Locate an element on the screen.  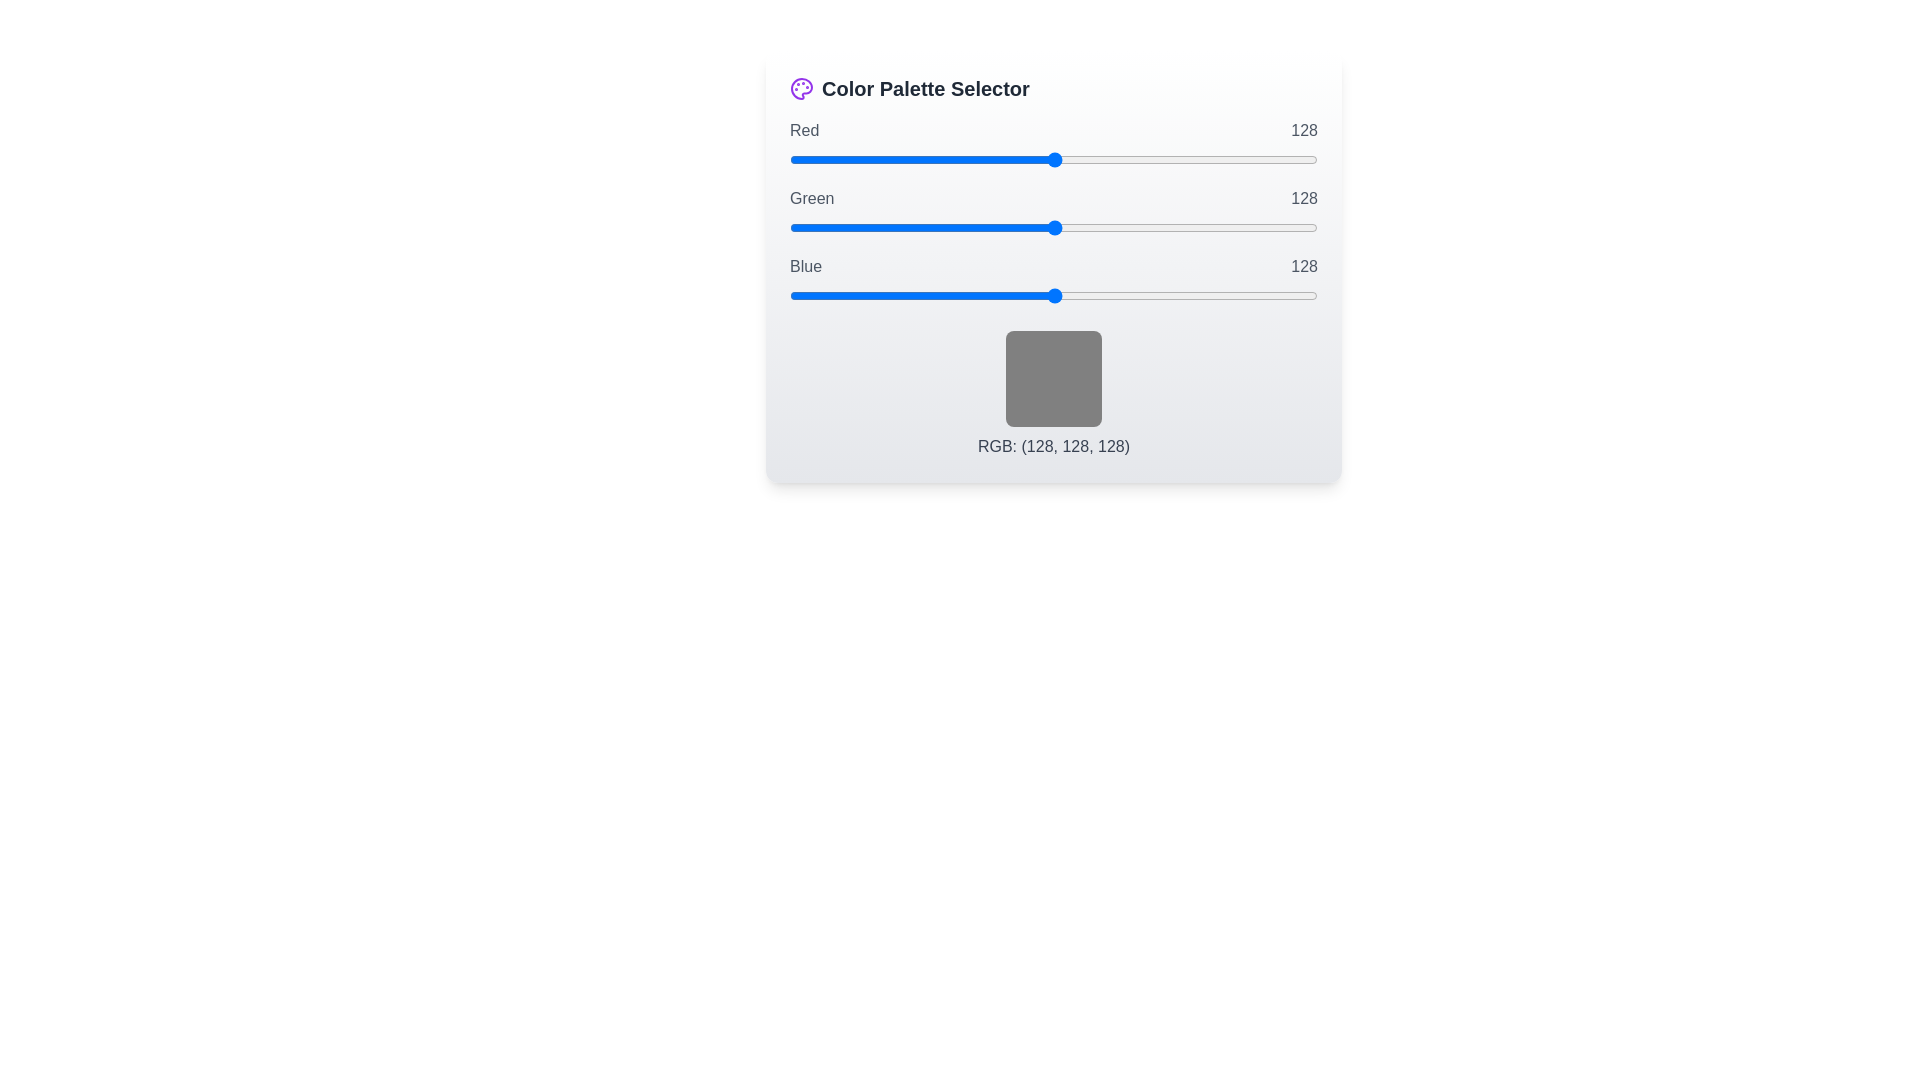
the 1 slider to 19 to observe the color preview box update is located at coordinates (1053, 226).